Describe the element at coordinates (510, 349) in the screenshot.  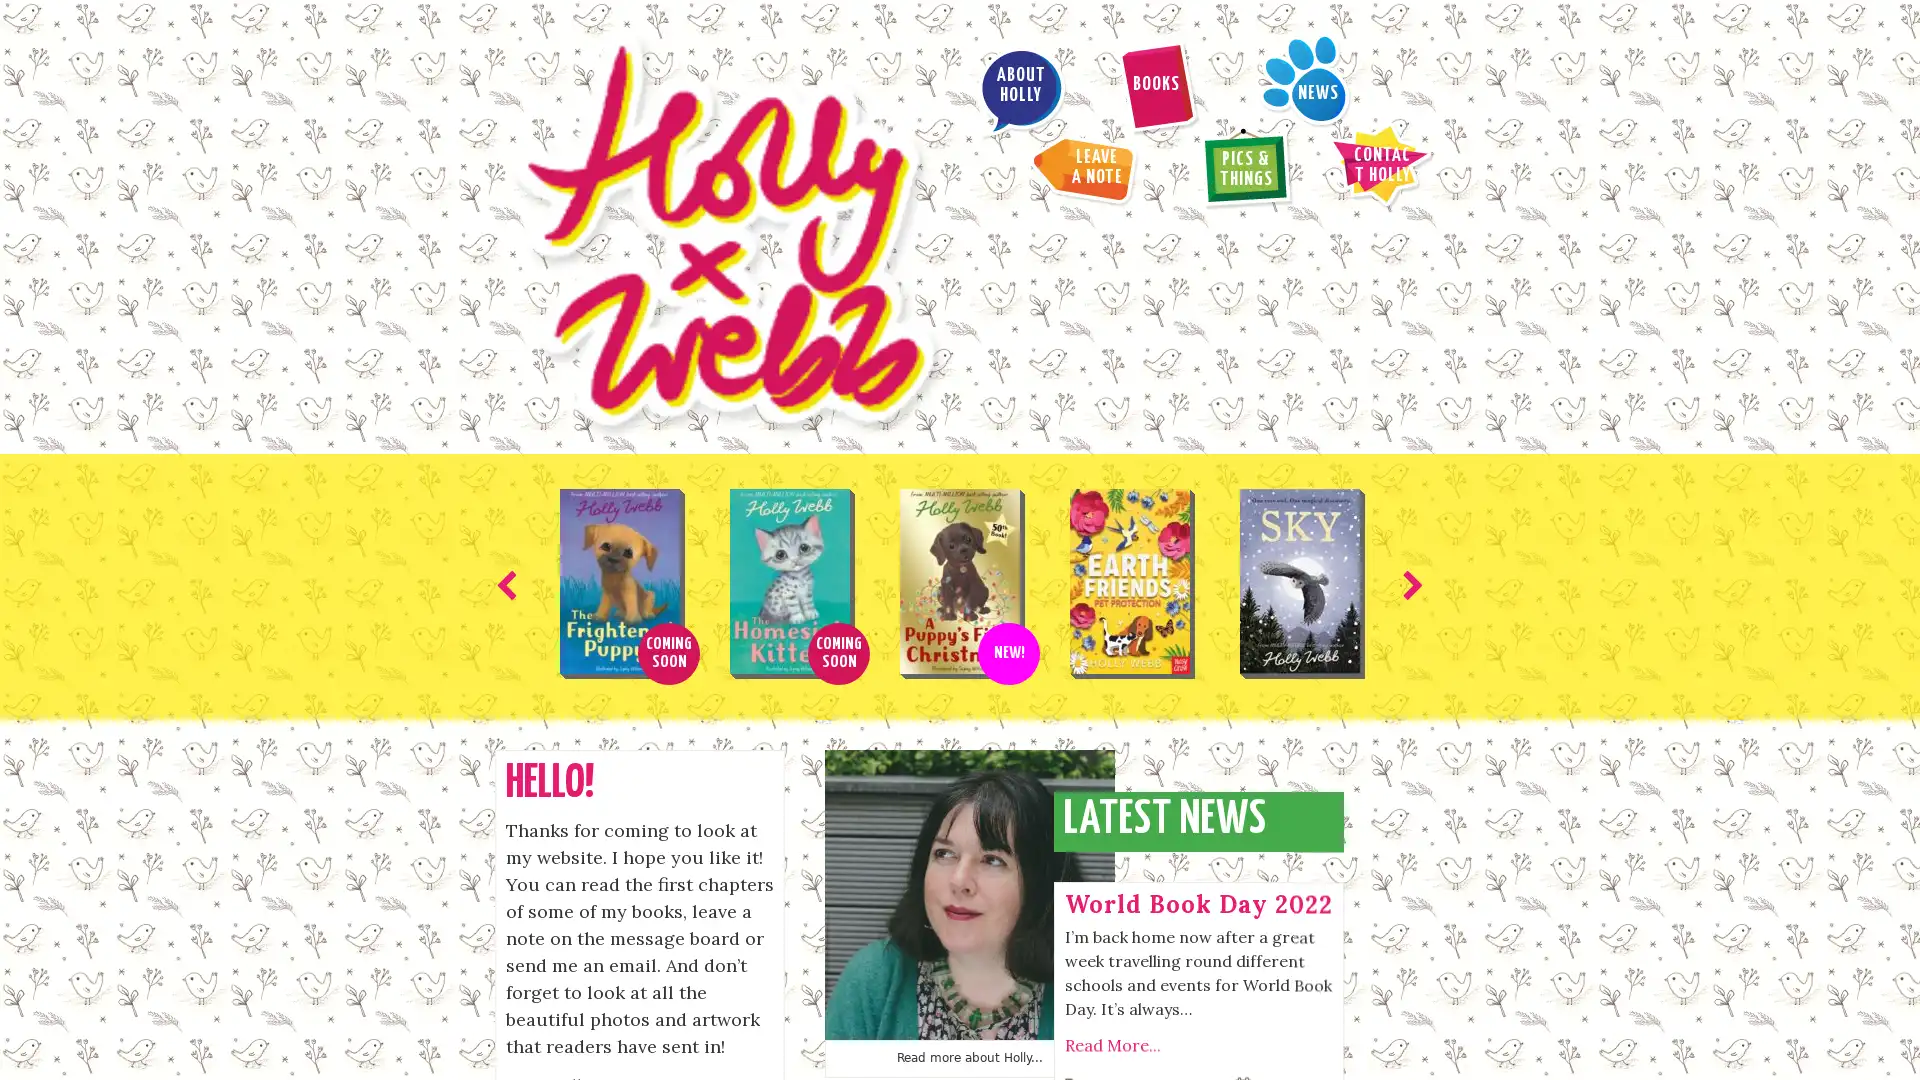
I see `Previous` at that location.